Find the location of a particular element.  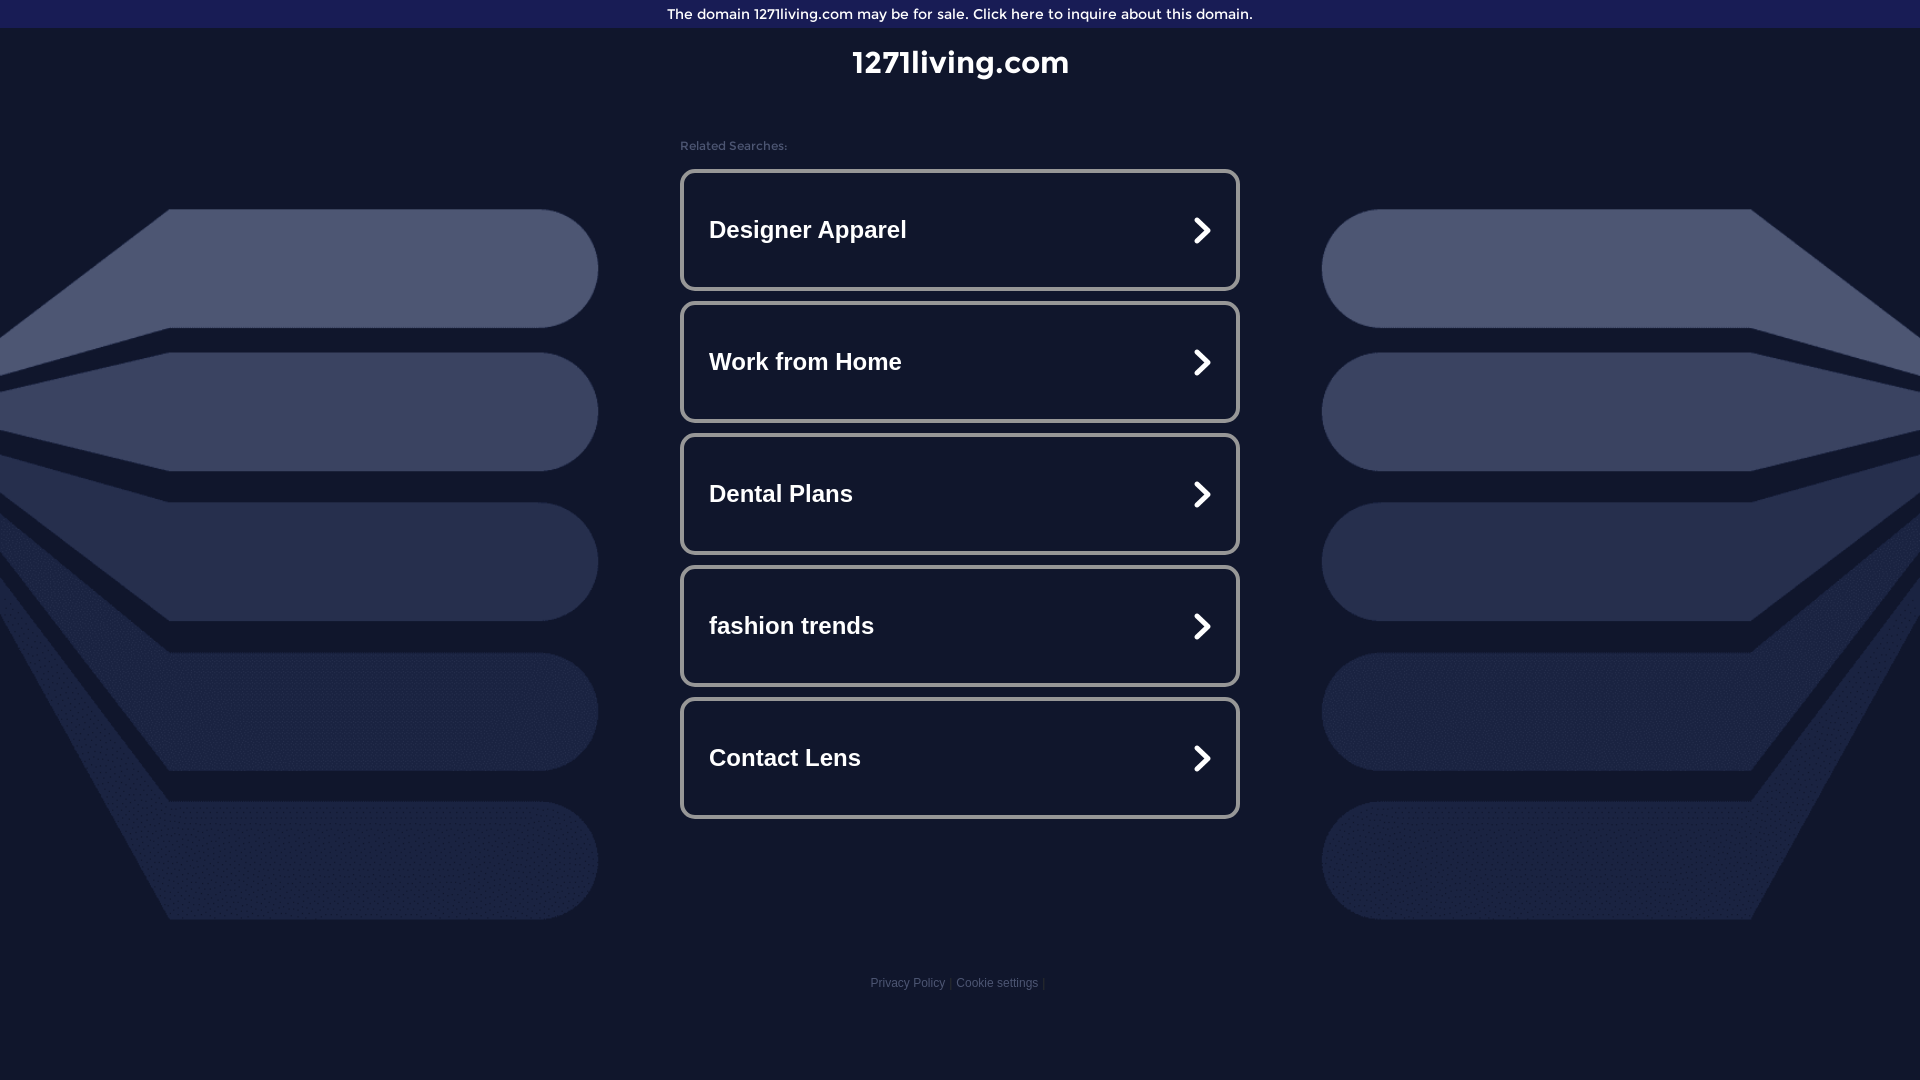

'Contact Lens' is located at coordinates (960, 758).